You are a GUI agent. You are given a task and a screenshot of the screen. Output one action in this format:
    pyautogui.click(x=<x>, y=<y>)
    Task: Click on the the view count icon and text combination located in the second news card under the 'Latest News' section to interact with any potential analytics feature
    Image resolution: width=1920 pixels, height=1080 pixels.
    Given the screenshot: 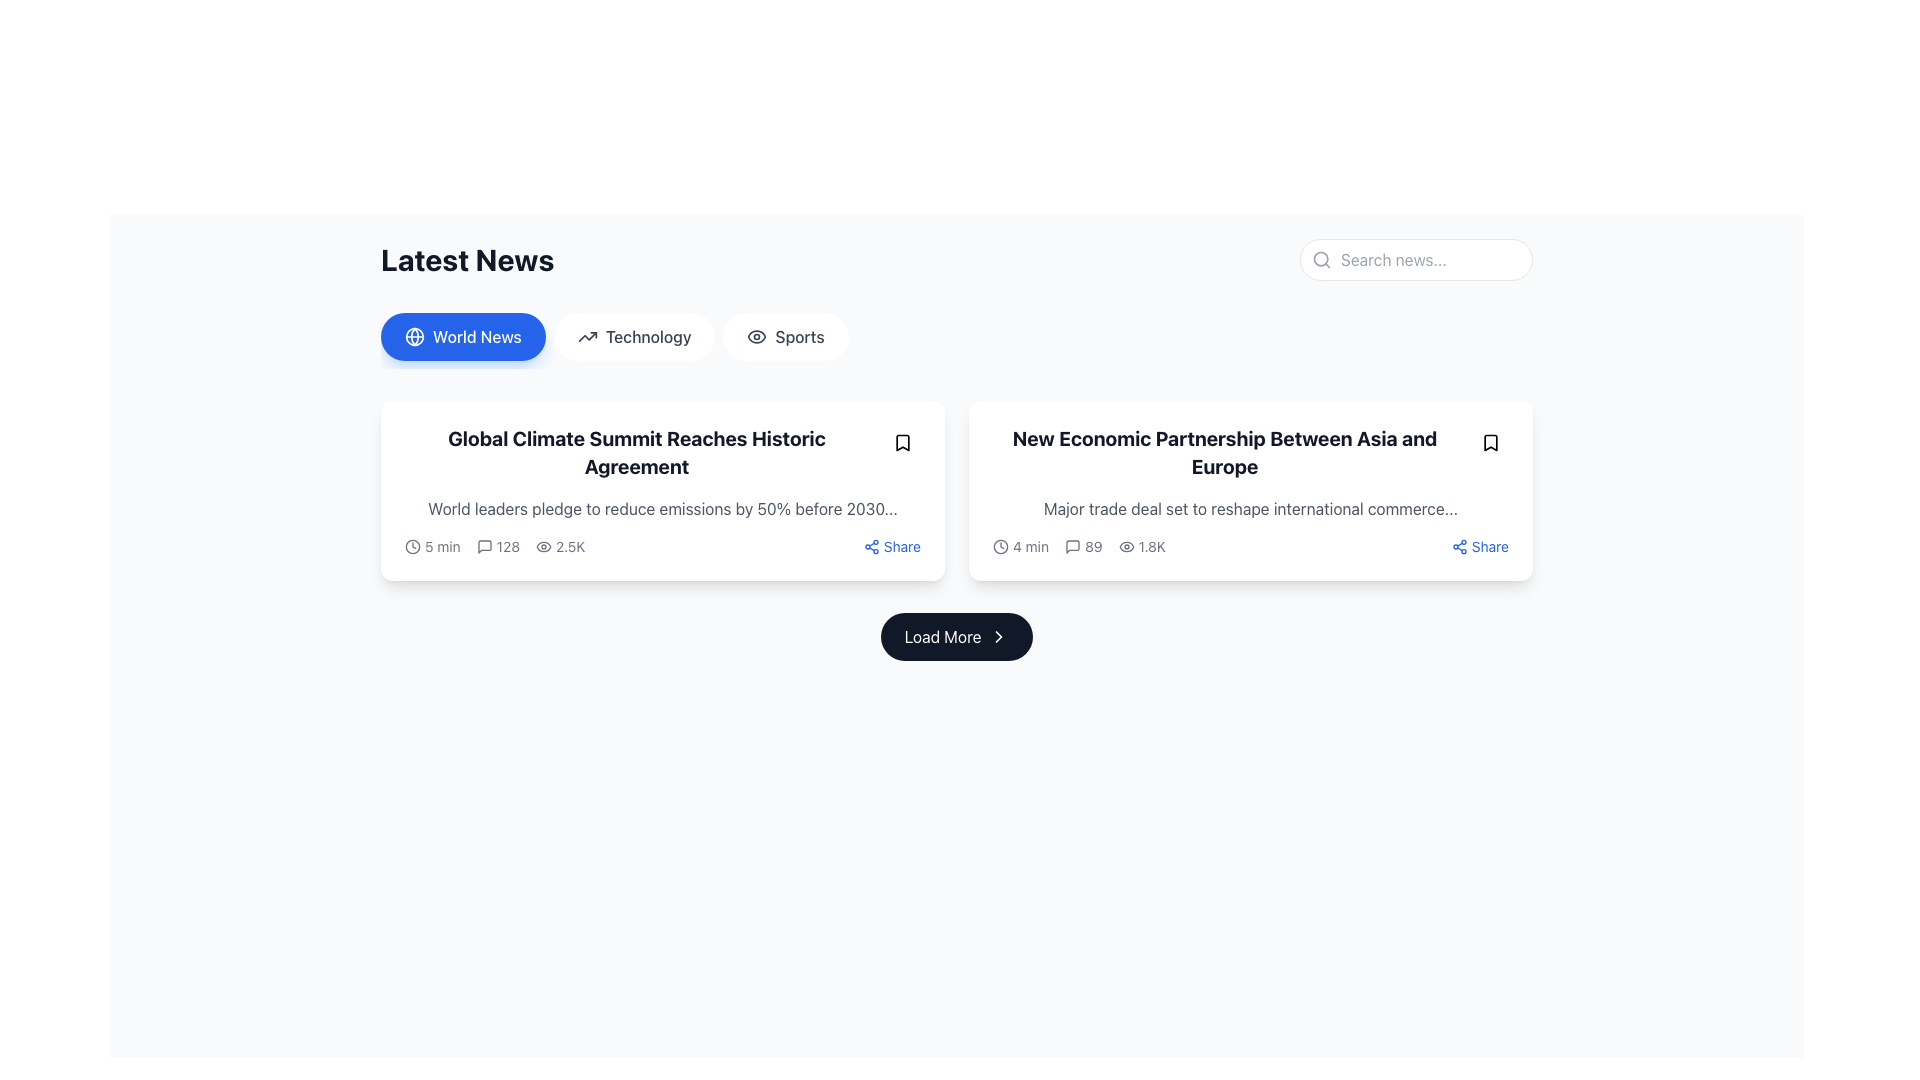 What is the action you would take?
    pyautogui.click(x=1142, y=547)
    